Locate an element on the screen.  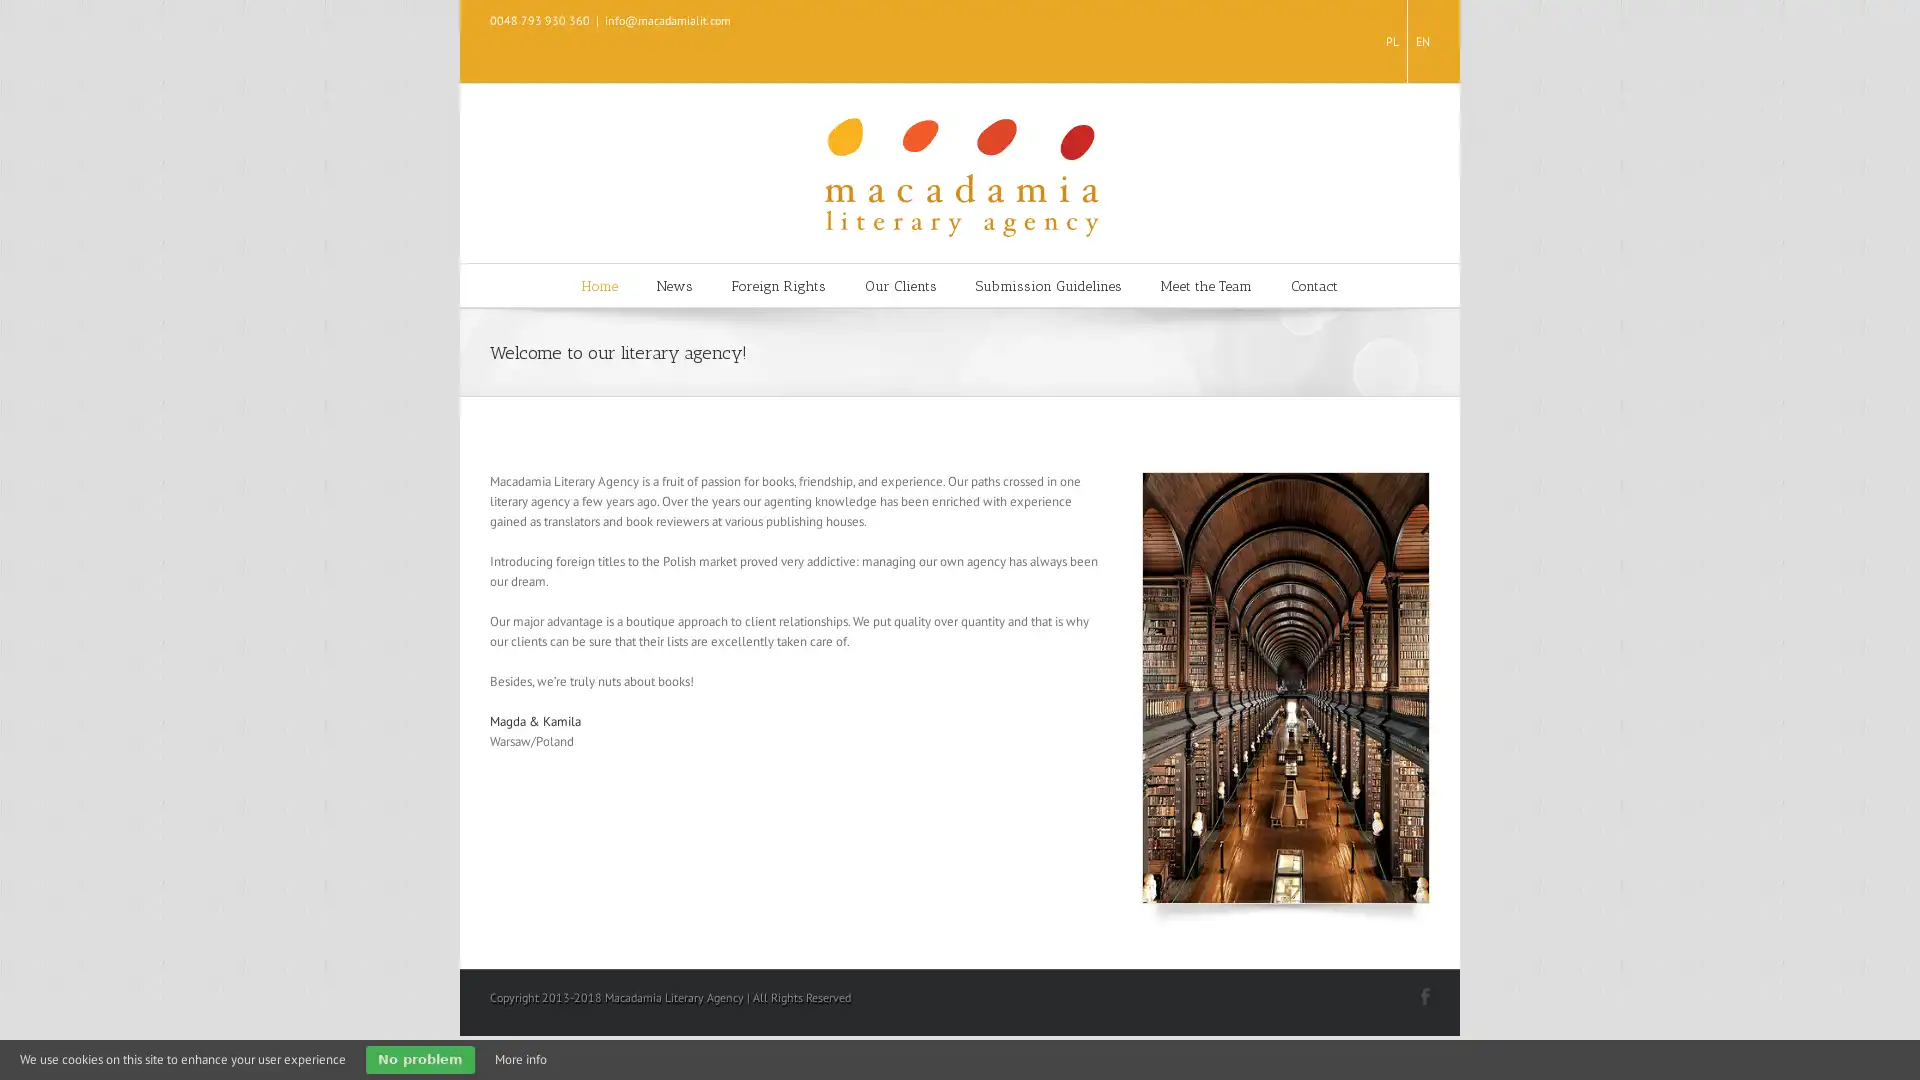
No problem is located at coordinates (419, 1059).